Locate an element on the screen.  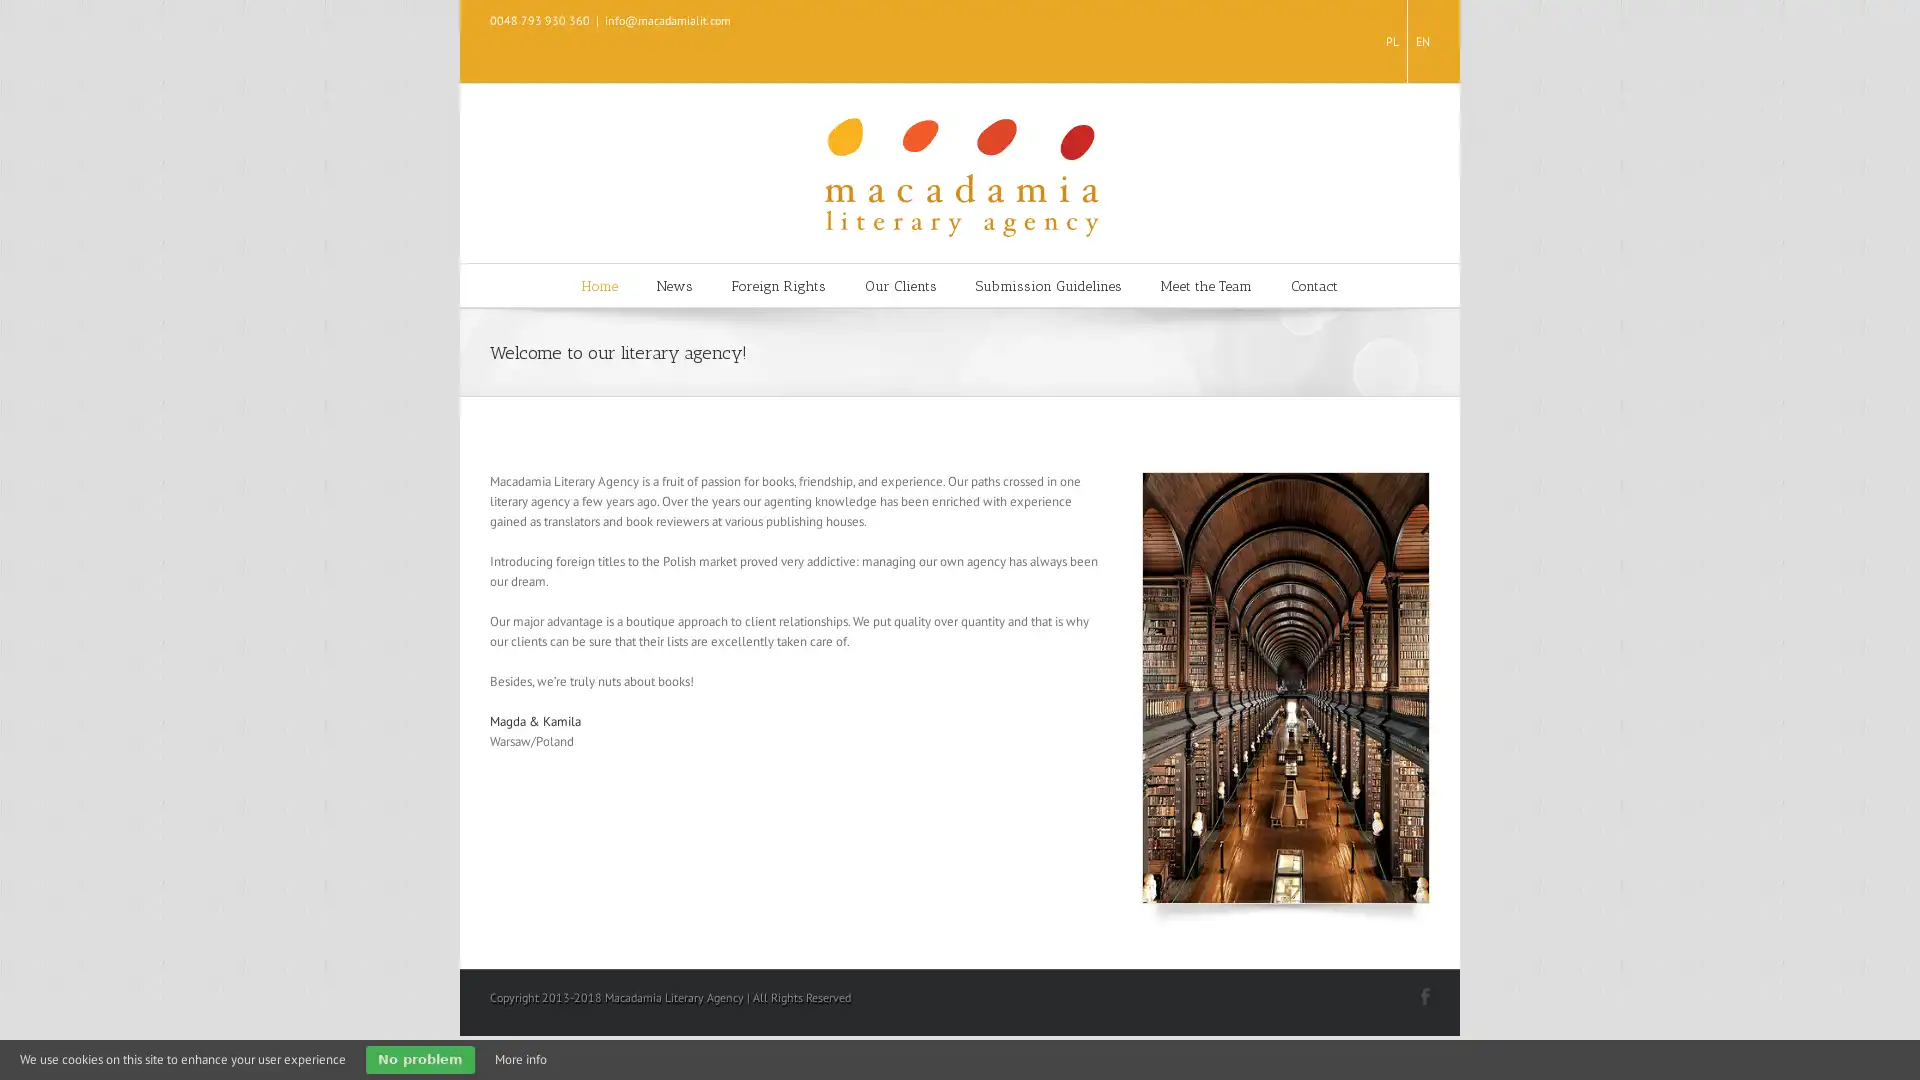
No problem is located at coordinates (419, 1059).